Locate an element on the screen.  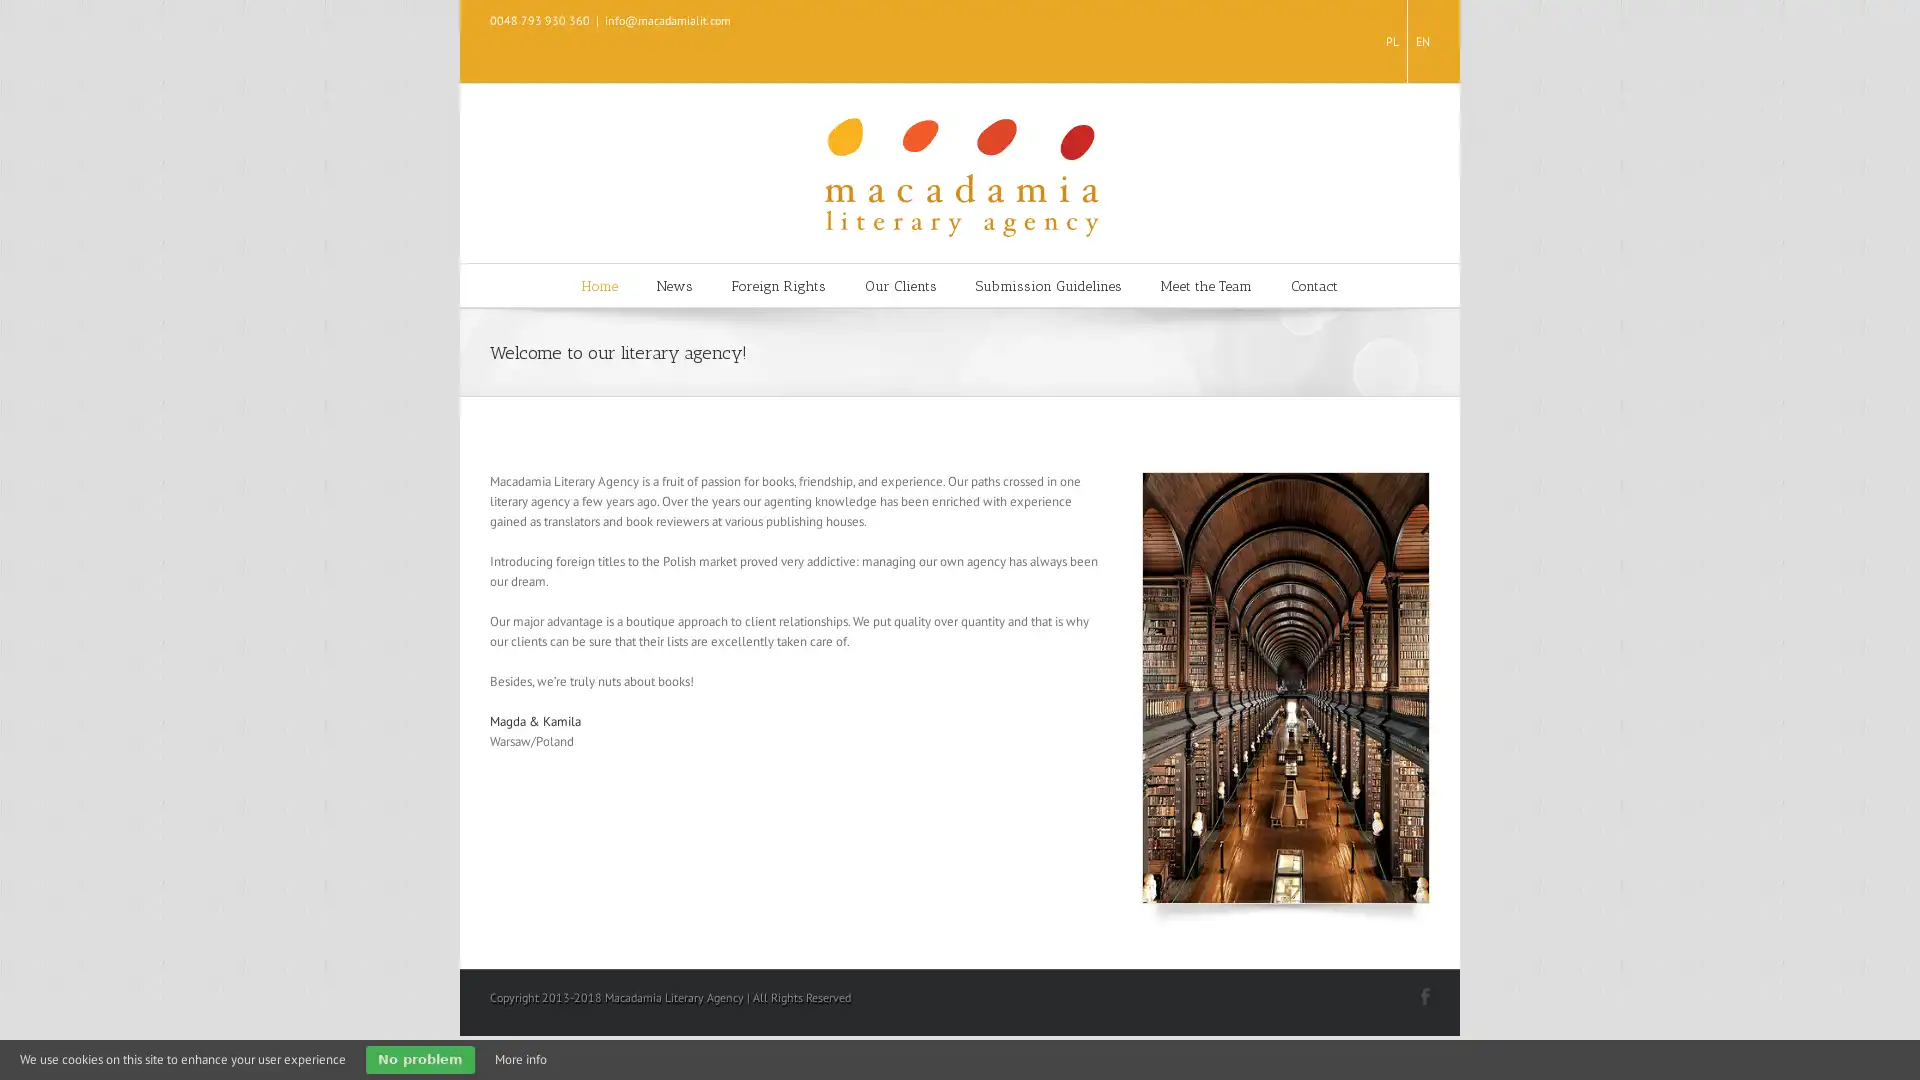
No problem is located at coordinates (419, 1059).